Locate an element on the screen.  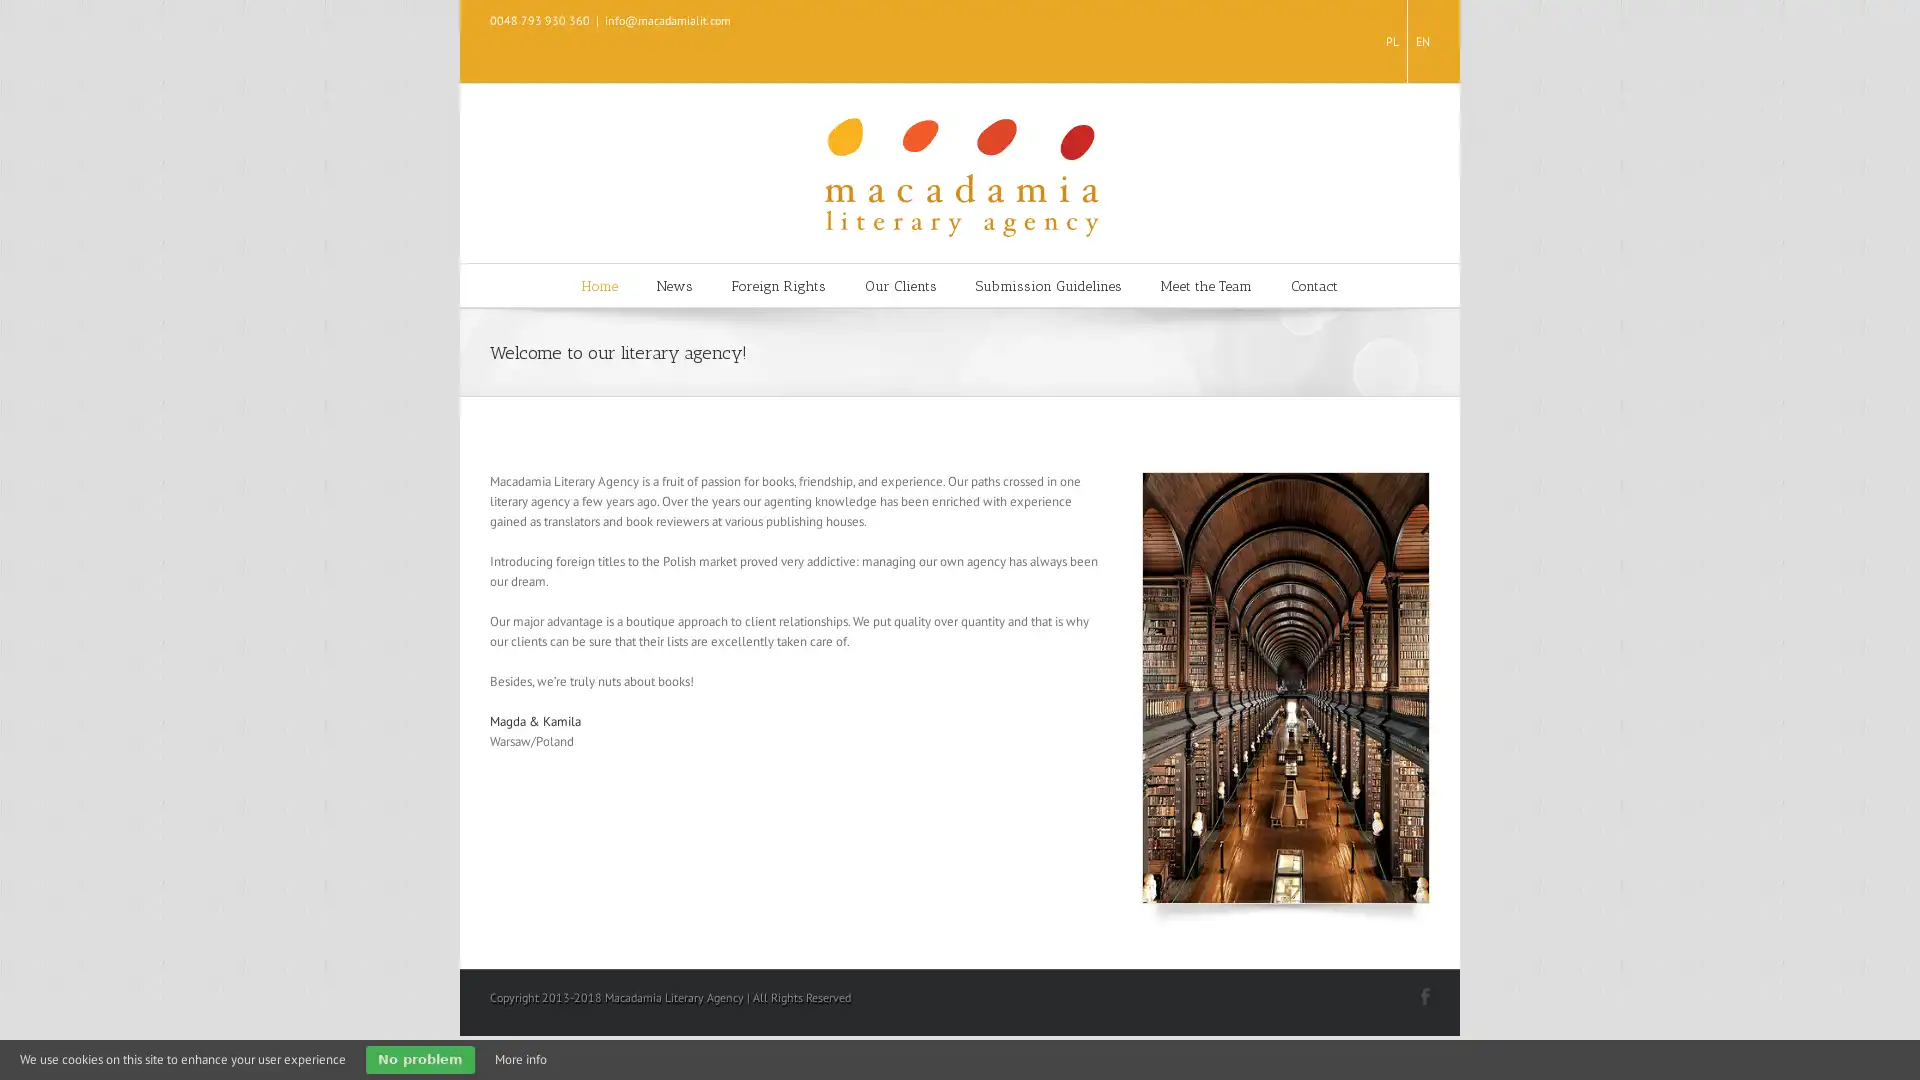
No problem is located at coordinates (419, 1059).